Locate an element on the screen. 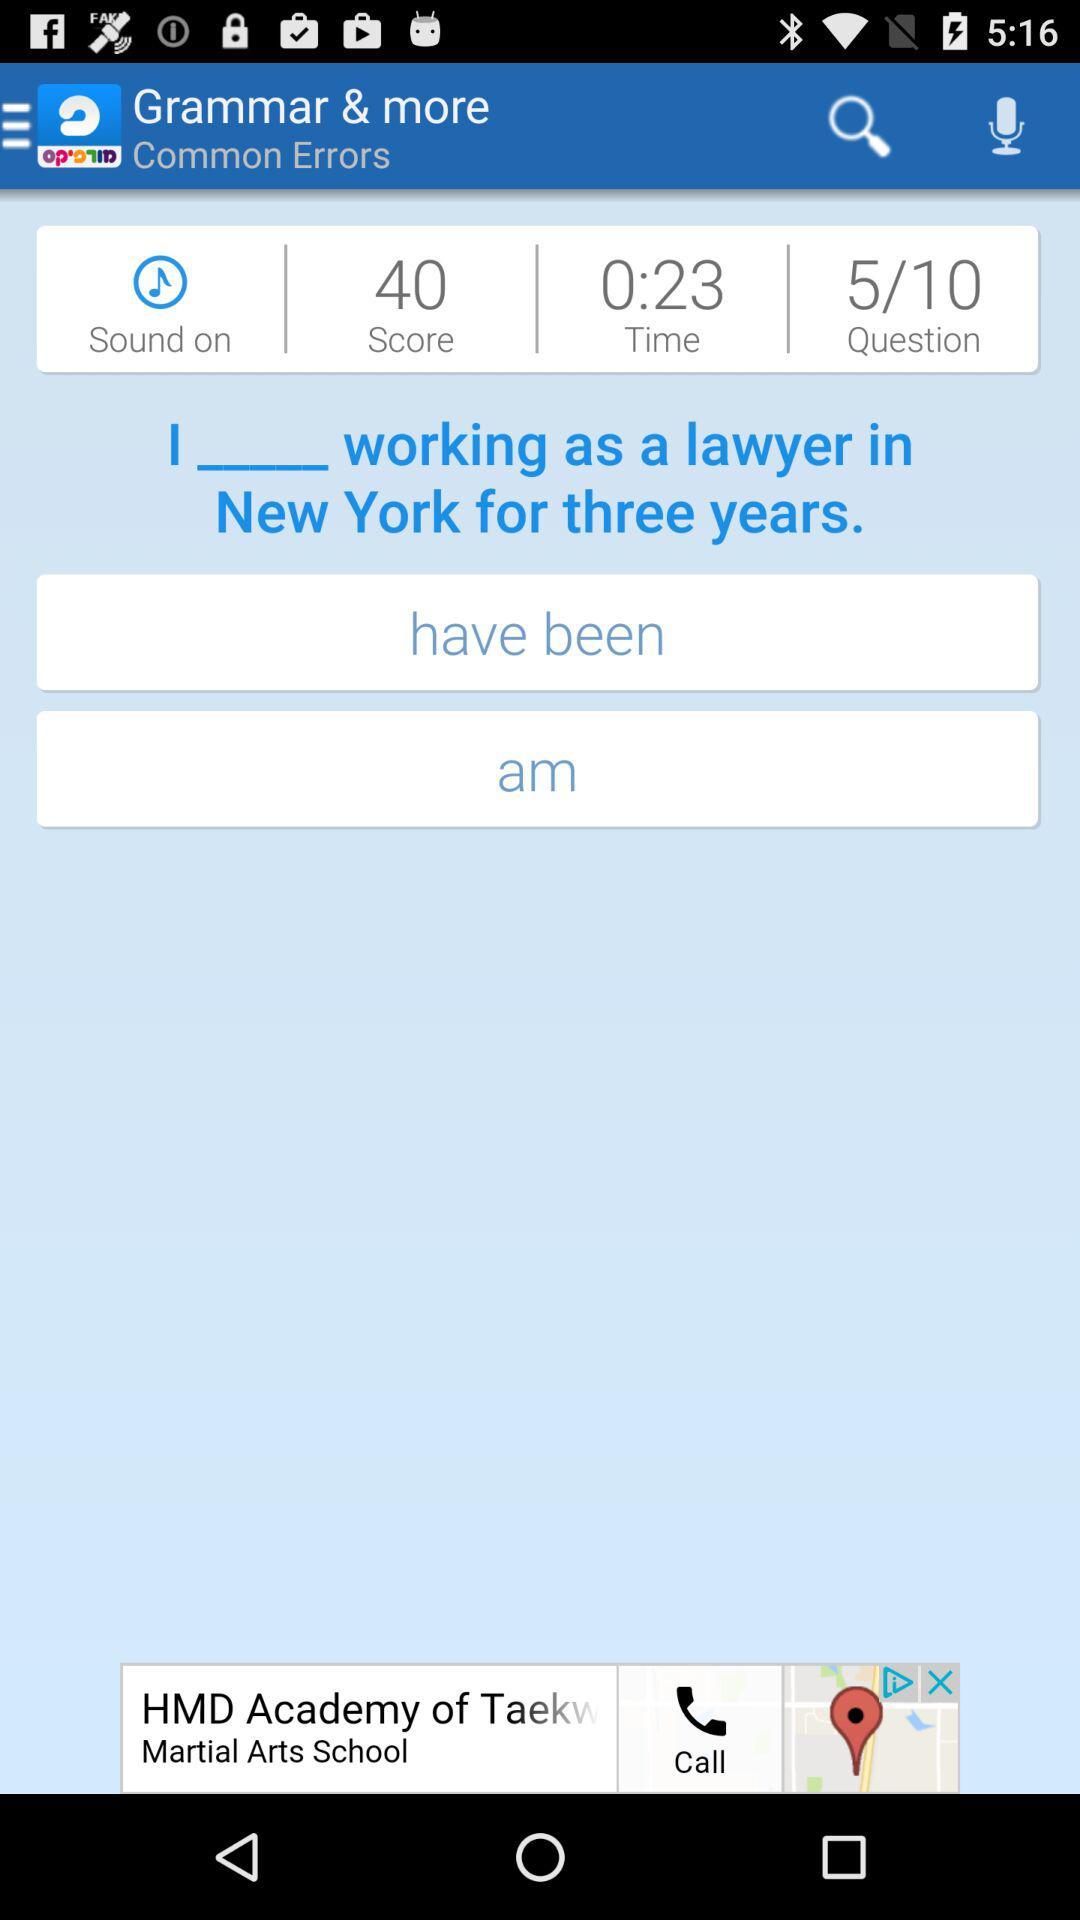 The height and width of the screenshot is (1920, 1080). this option advertisement is located at coordinates (540, 1727).